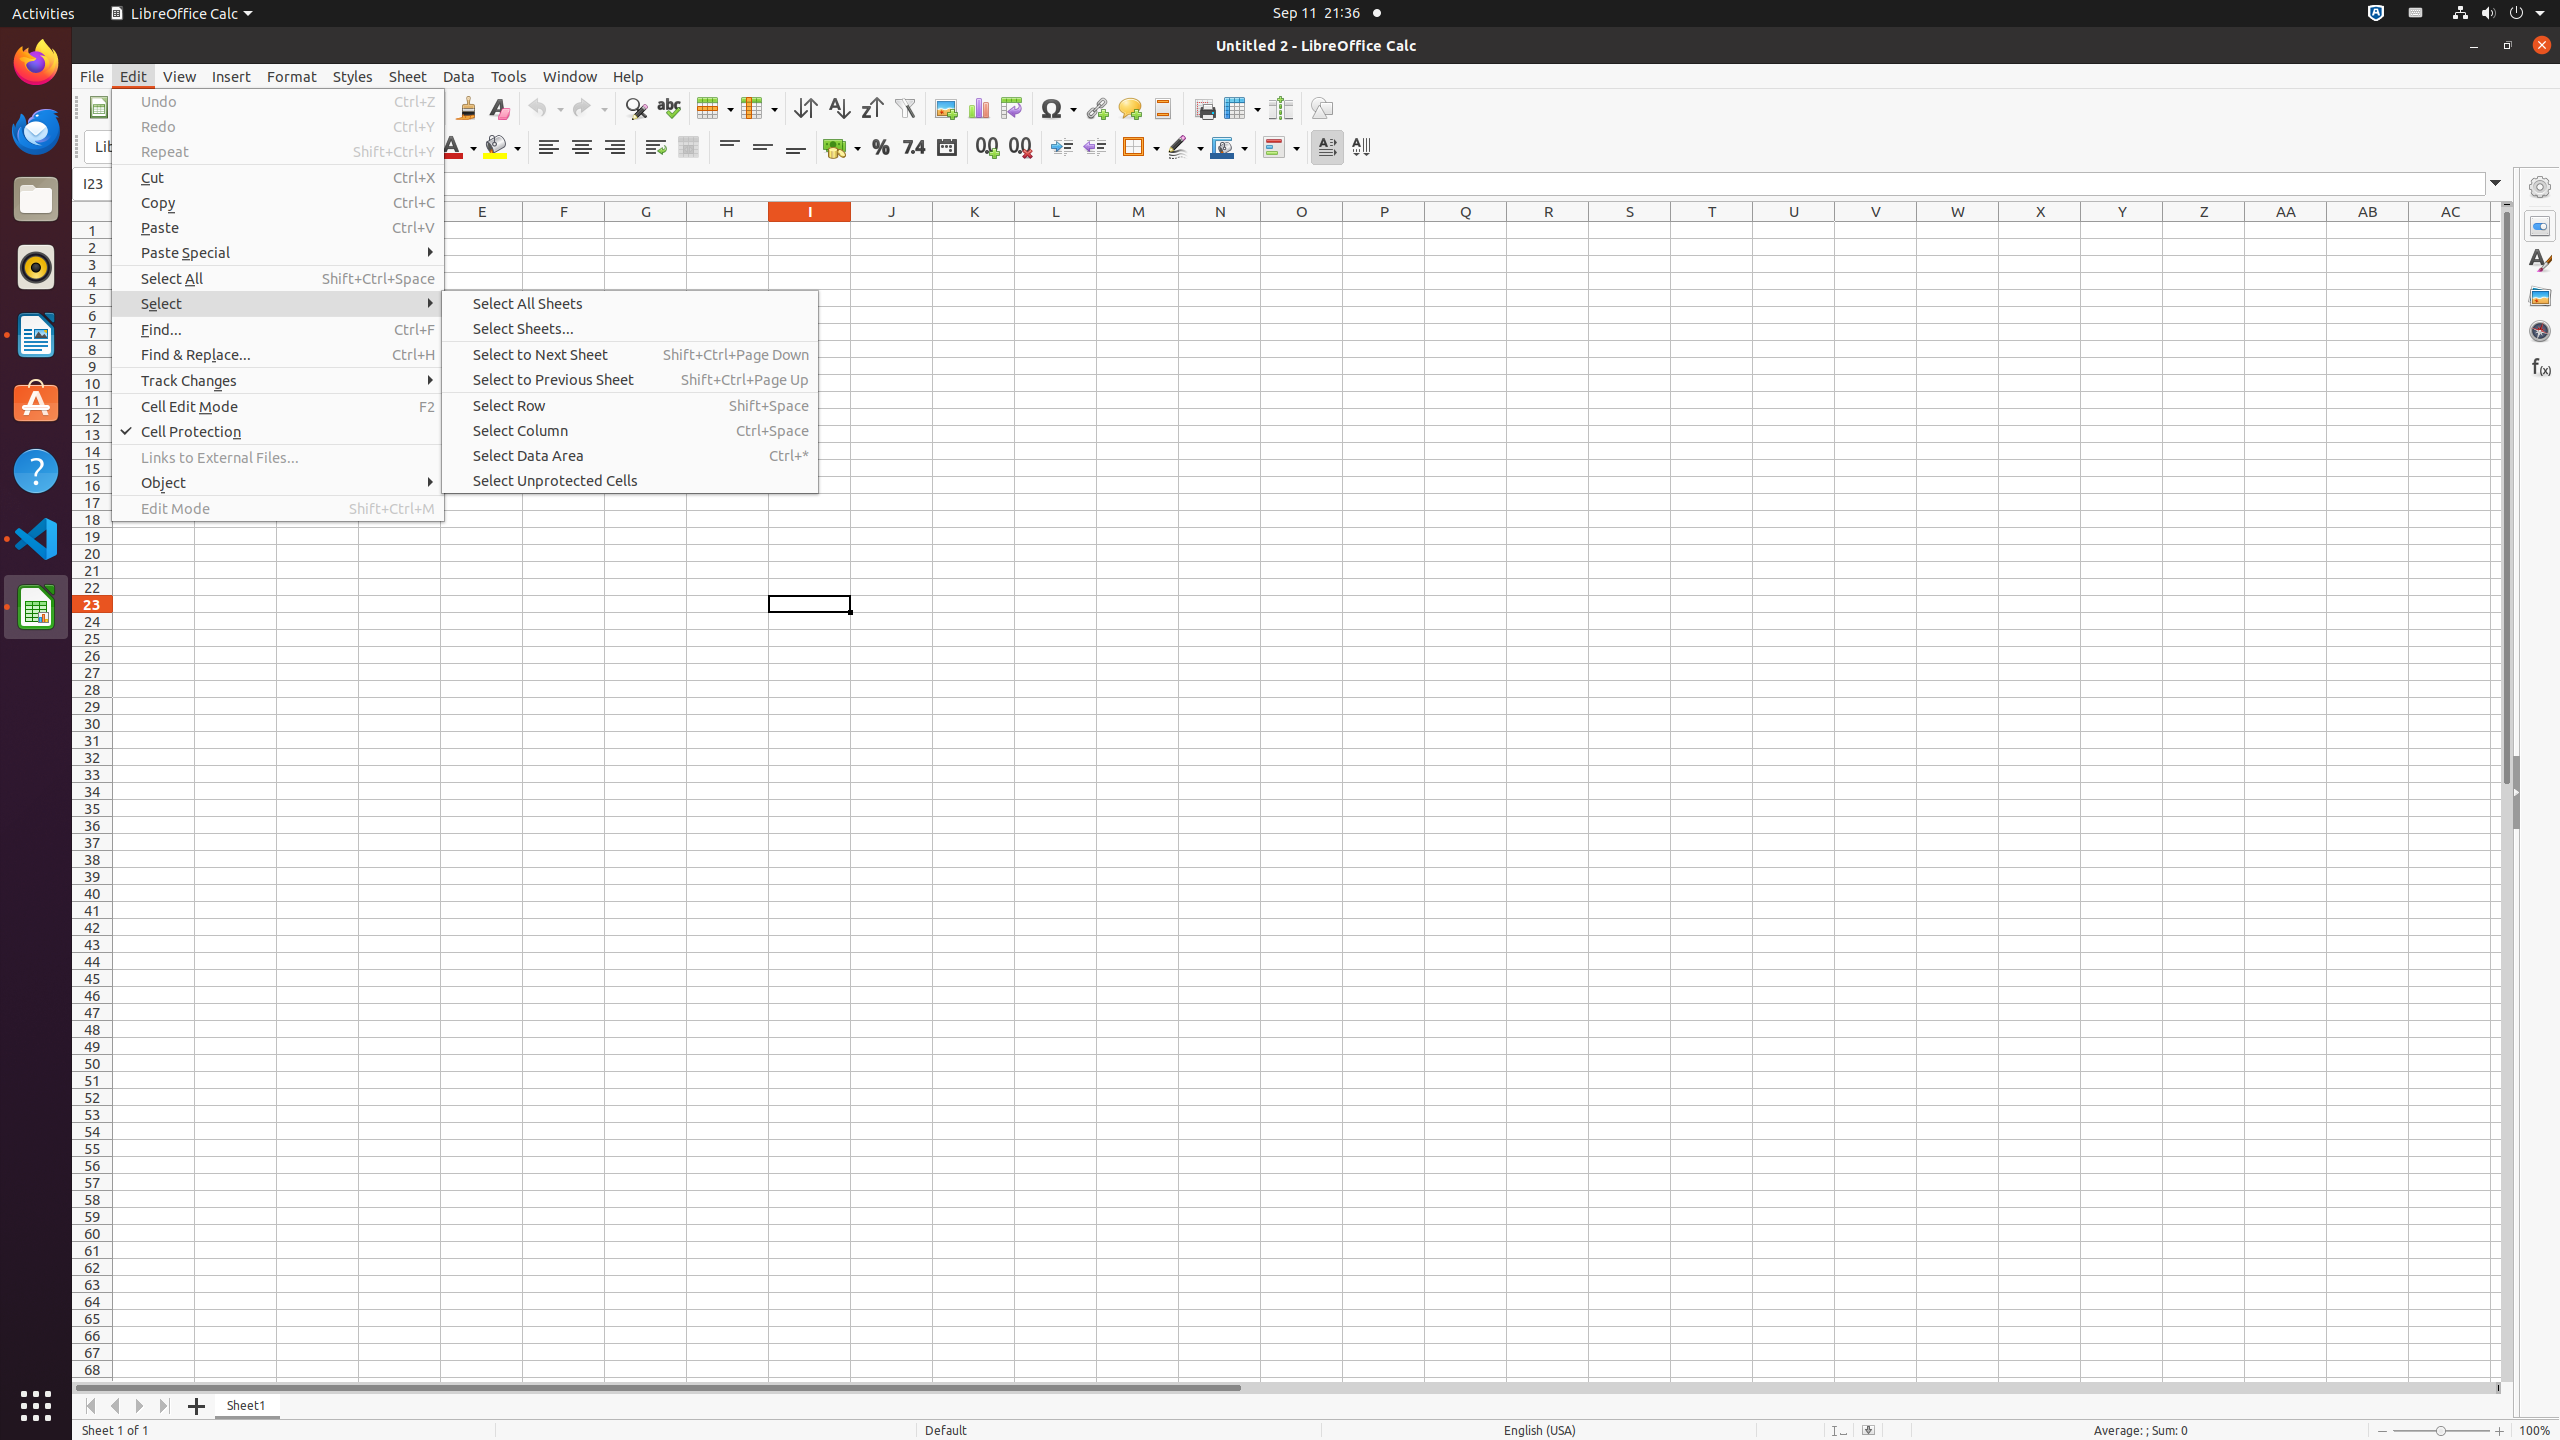 This screenshot has height=1440, width=2560. I want to click on 'V1', so click(1875, 229).